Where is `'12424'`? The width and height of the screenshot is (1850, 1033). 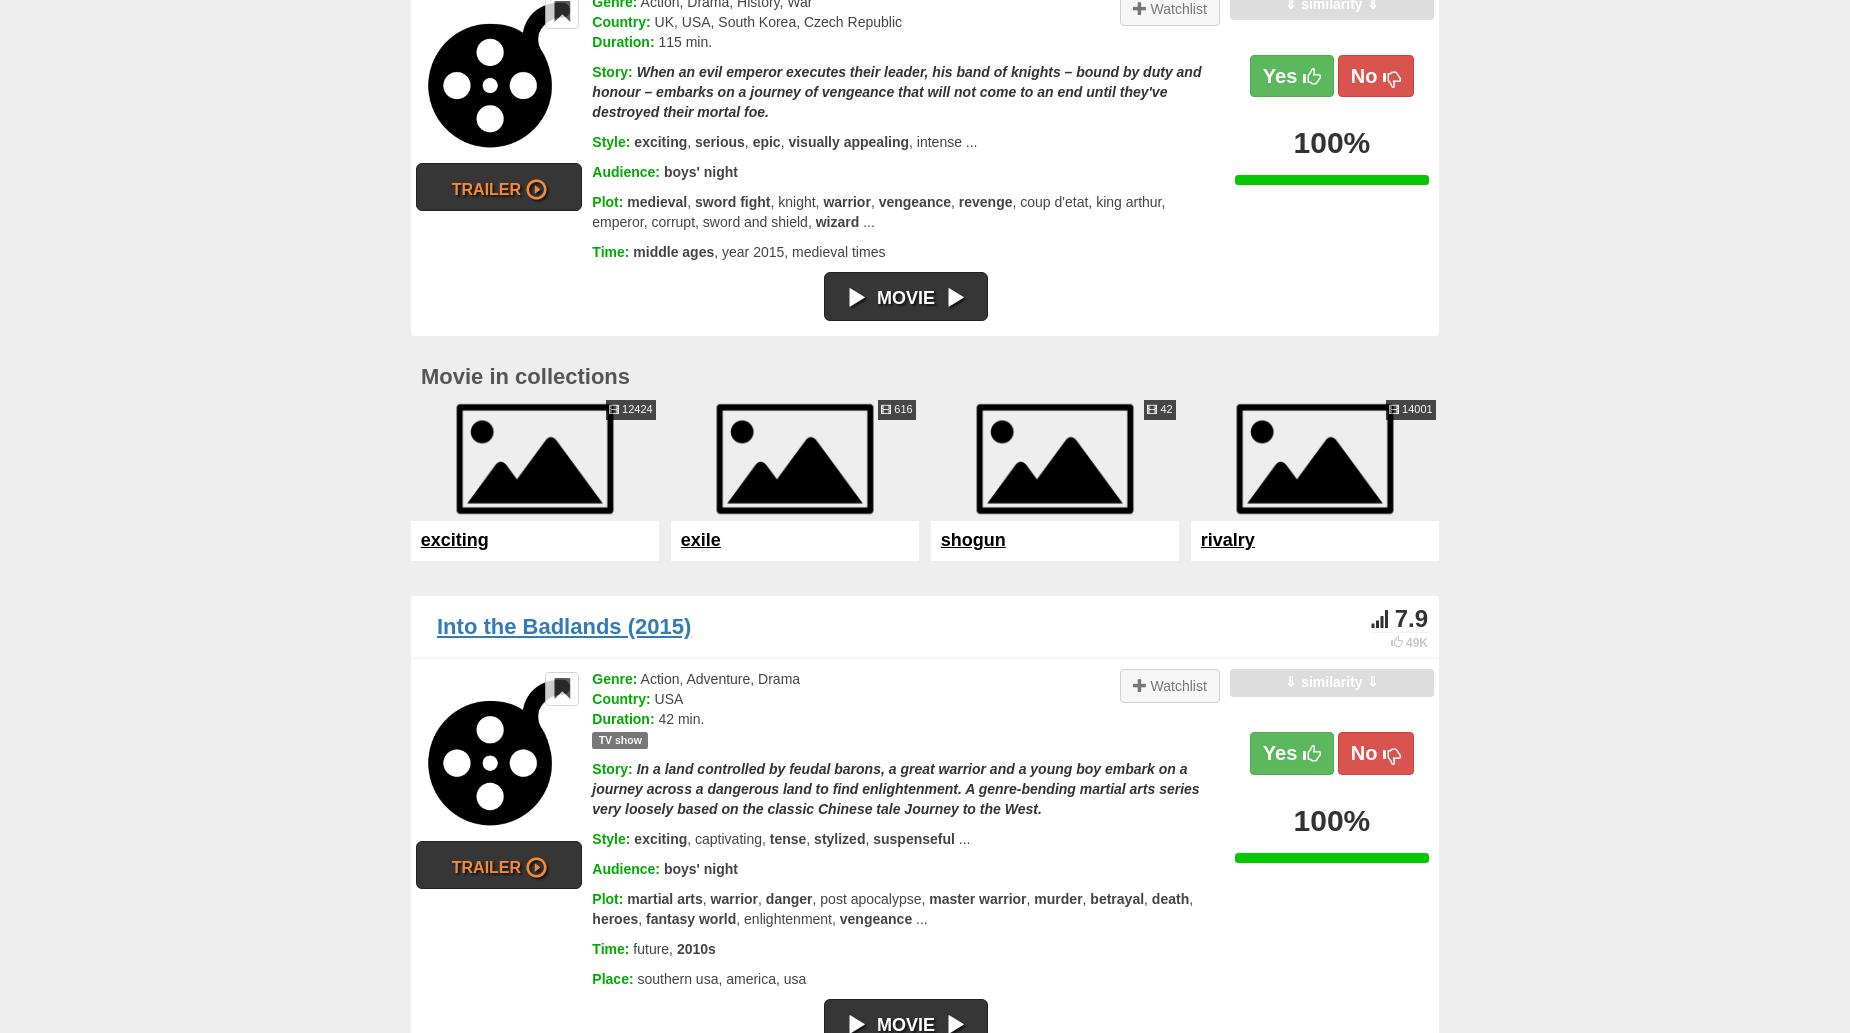 '12424' is located at coordinates (635, 408).